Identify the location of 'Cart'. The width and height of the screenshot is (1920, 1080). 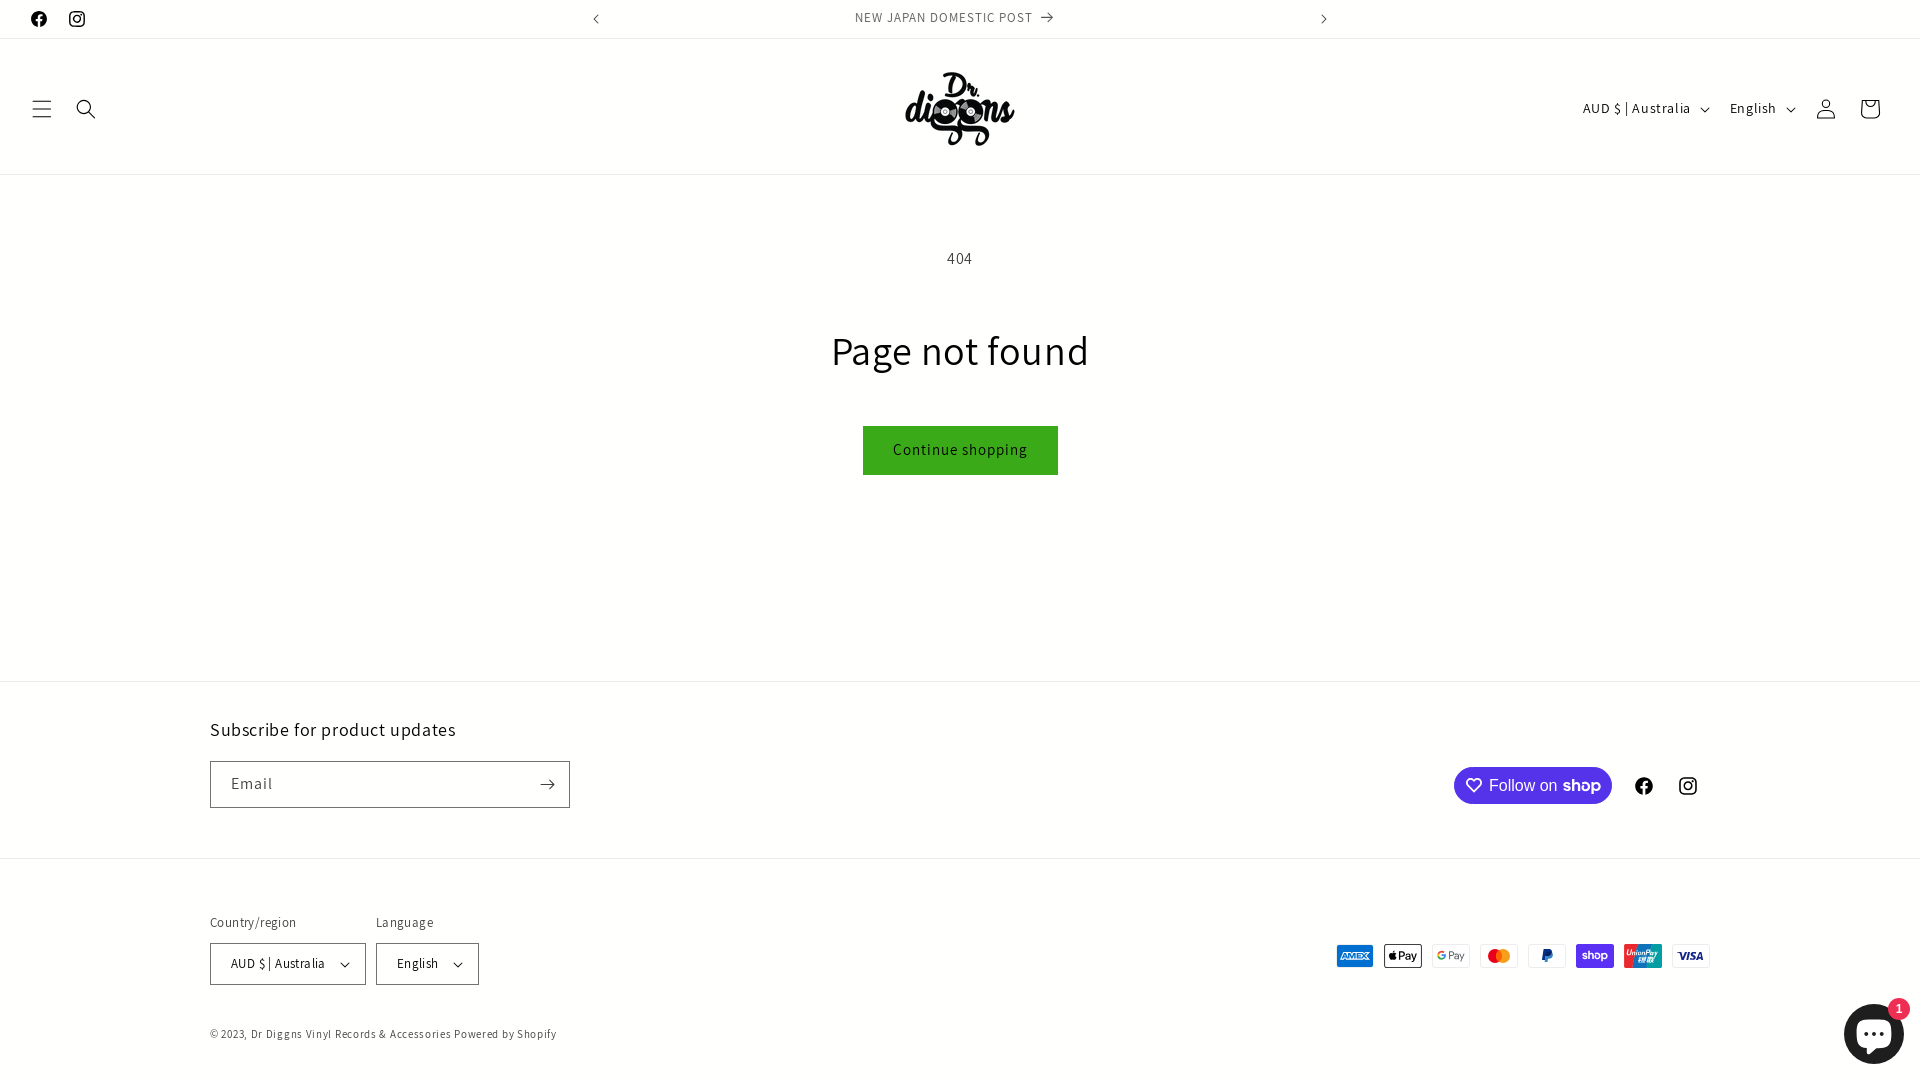
(1869, 108).